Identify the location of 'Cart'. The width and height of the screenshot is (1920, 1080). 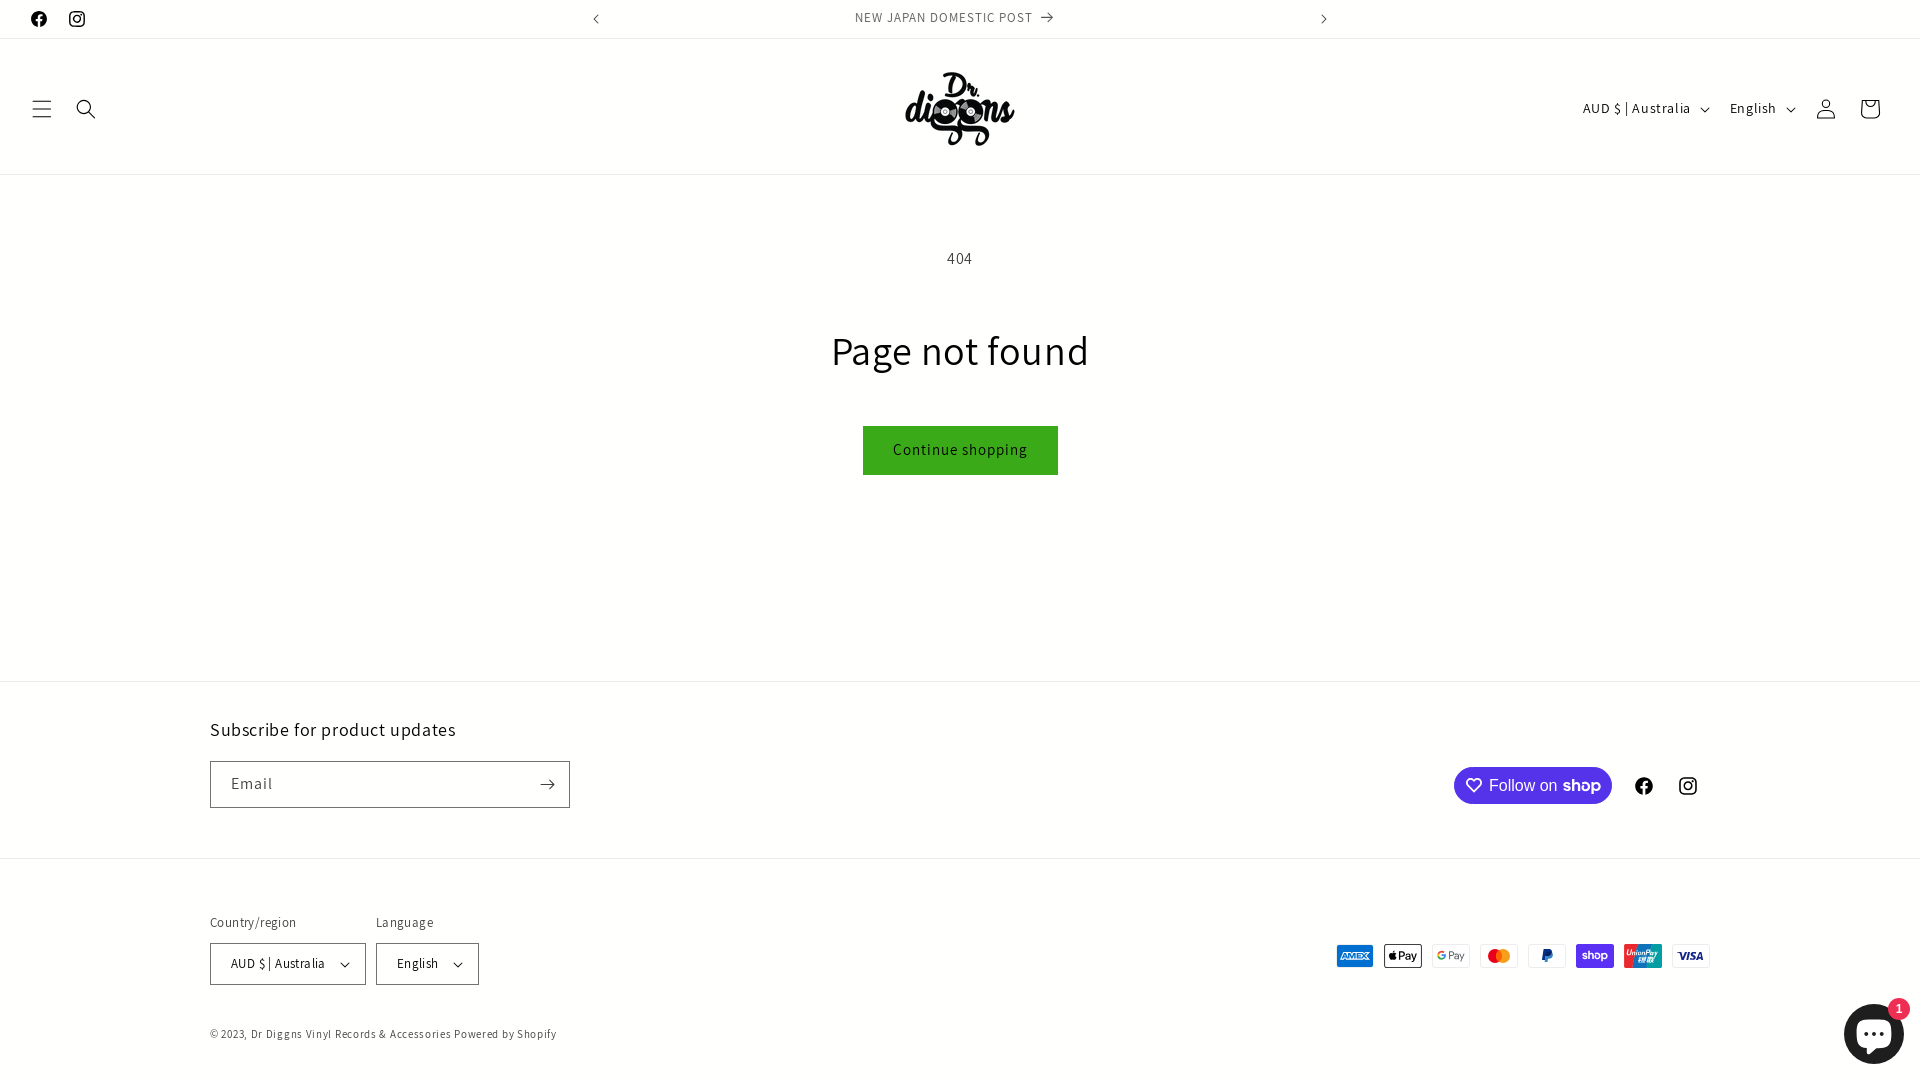
(1869, 108).